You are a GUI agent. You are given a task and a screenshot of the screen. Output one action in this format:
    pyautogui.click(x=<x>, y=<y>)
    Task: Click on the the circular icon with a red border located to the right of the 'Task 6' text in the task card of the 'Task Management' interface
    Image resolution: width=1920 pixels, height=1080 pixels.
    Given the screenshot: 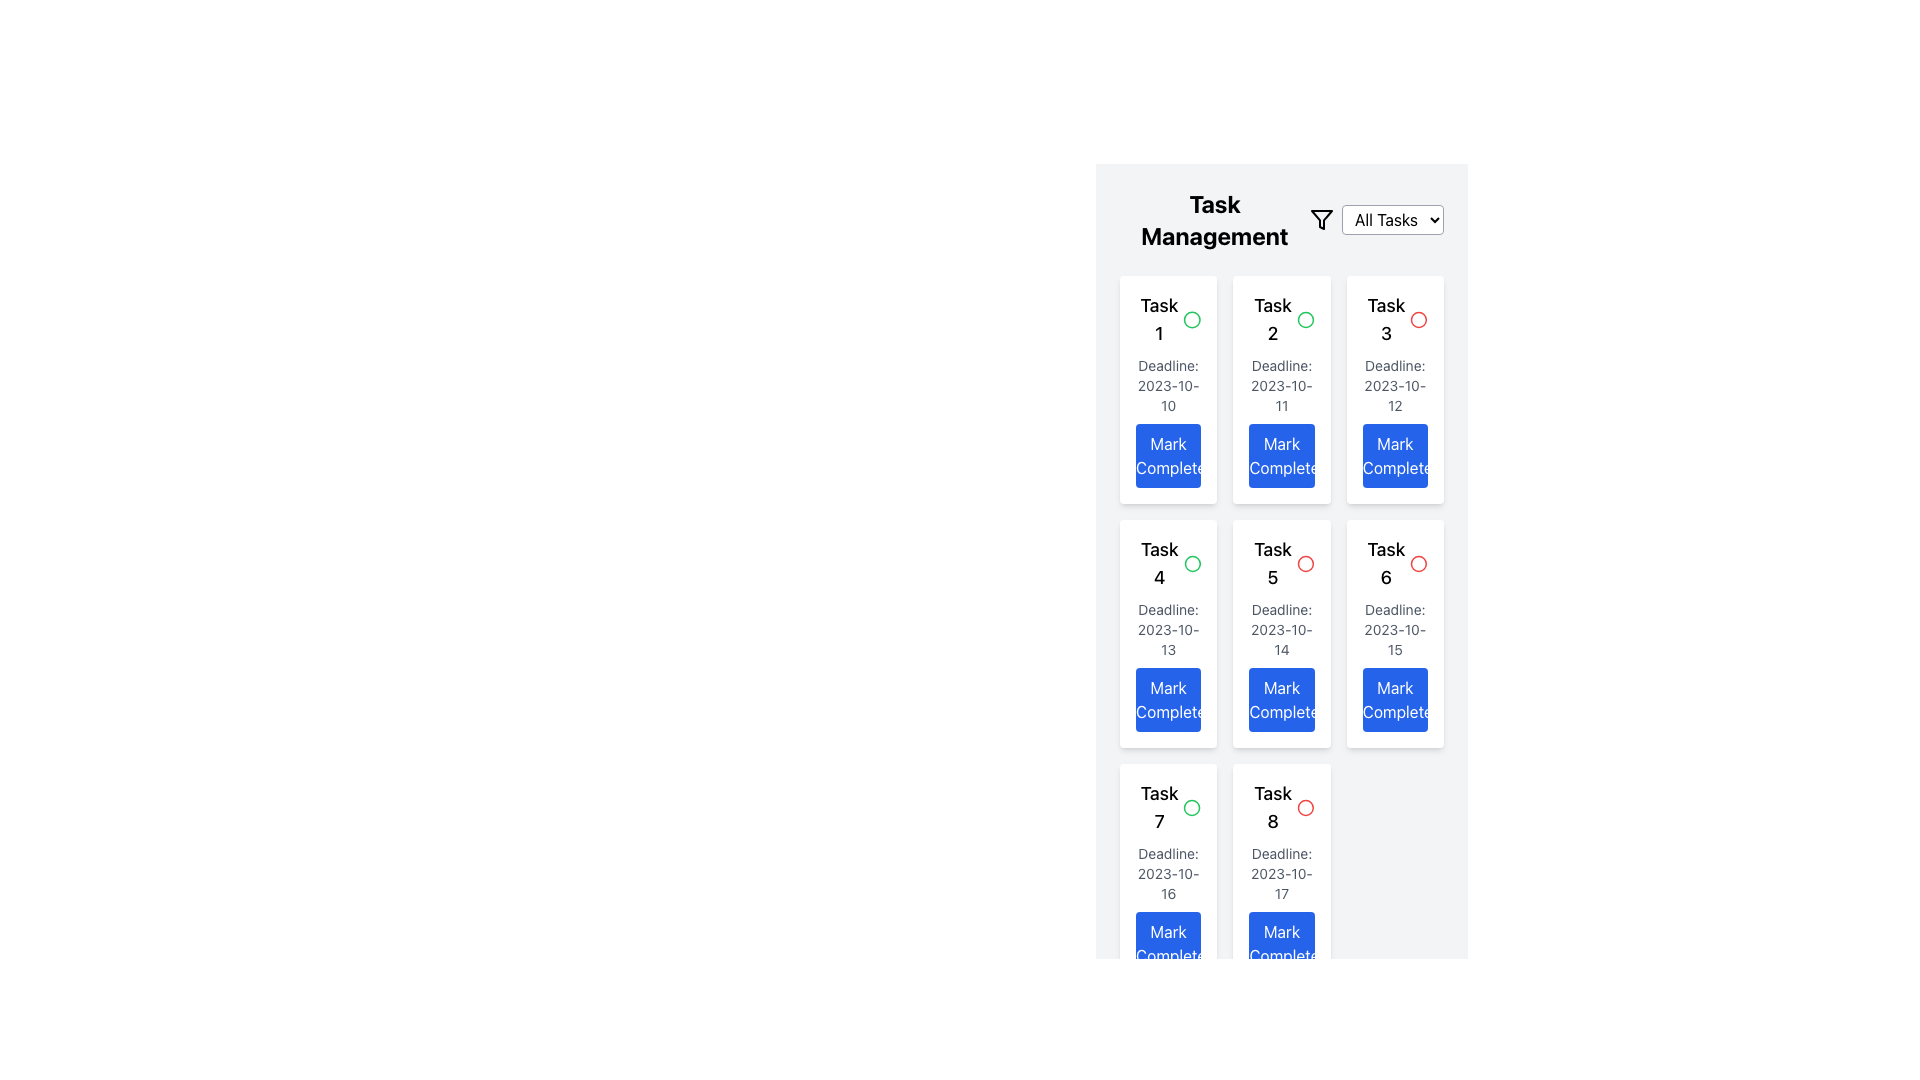 What is the action you would take?
    pyautogui.click(x=1418, y=563)
    